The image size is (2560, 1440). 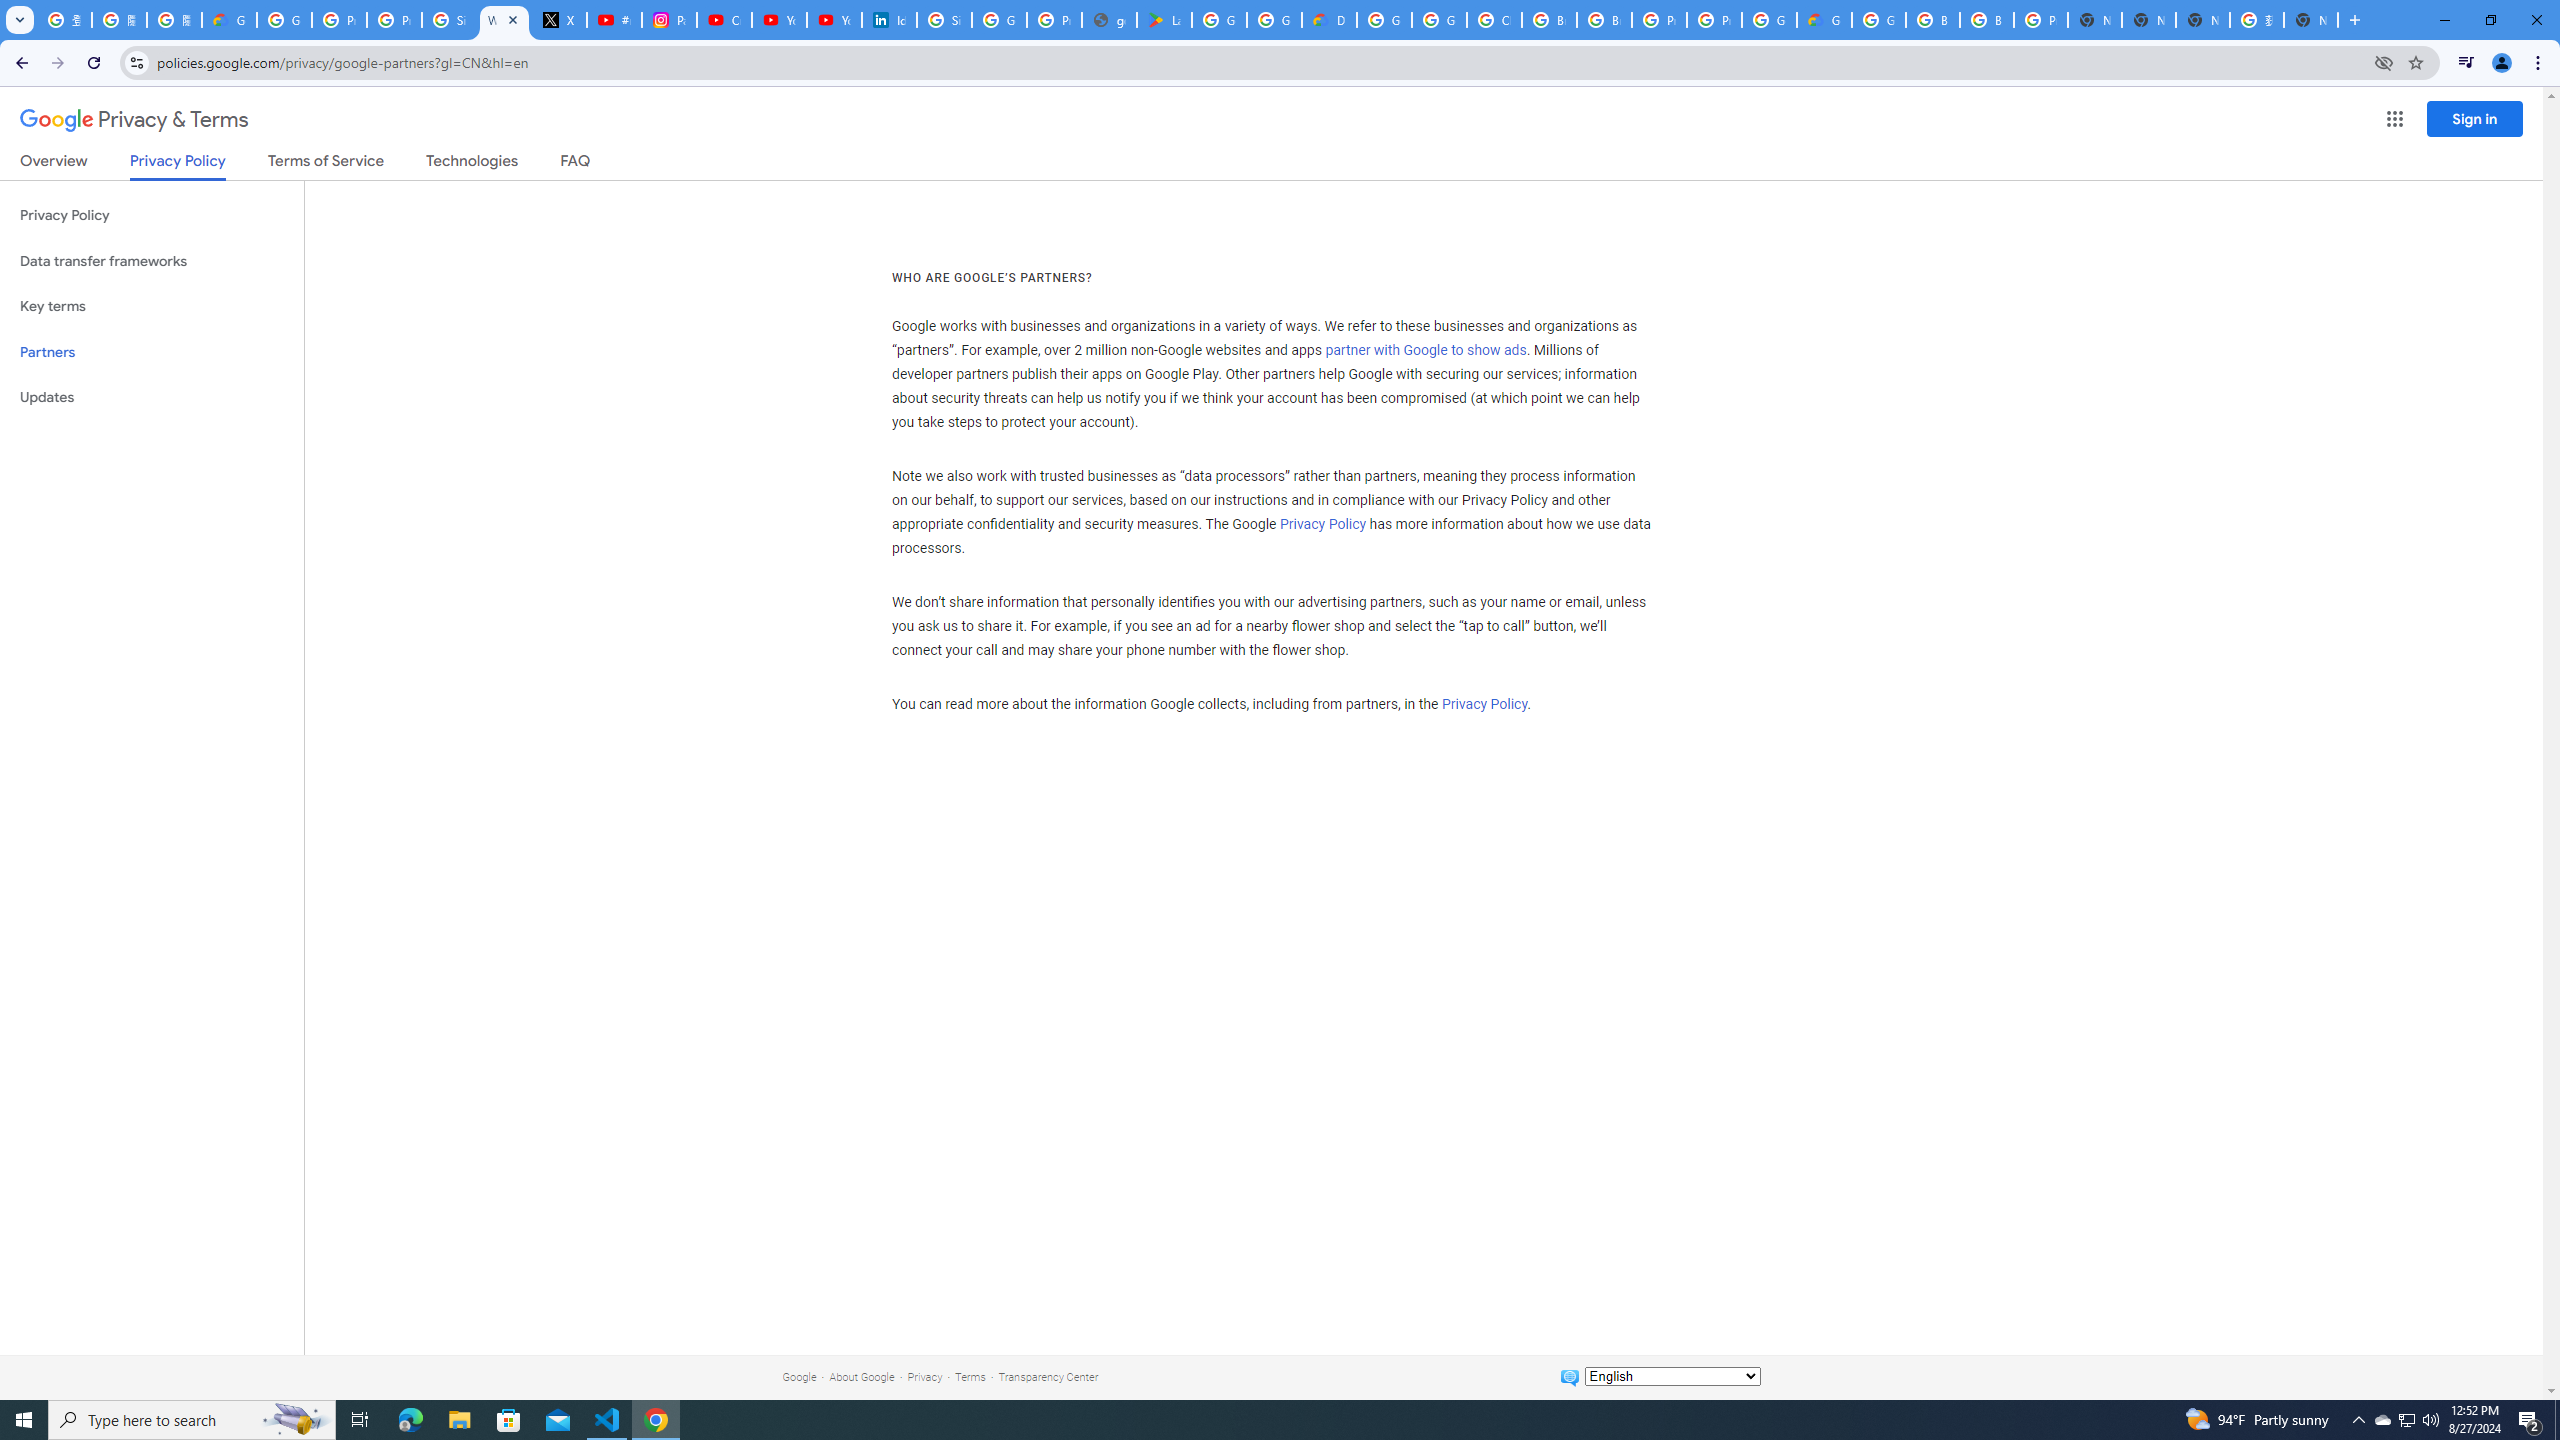 I want to click on 'Privacy Help Center - Policies Help', so click(x=338, y=19).